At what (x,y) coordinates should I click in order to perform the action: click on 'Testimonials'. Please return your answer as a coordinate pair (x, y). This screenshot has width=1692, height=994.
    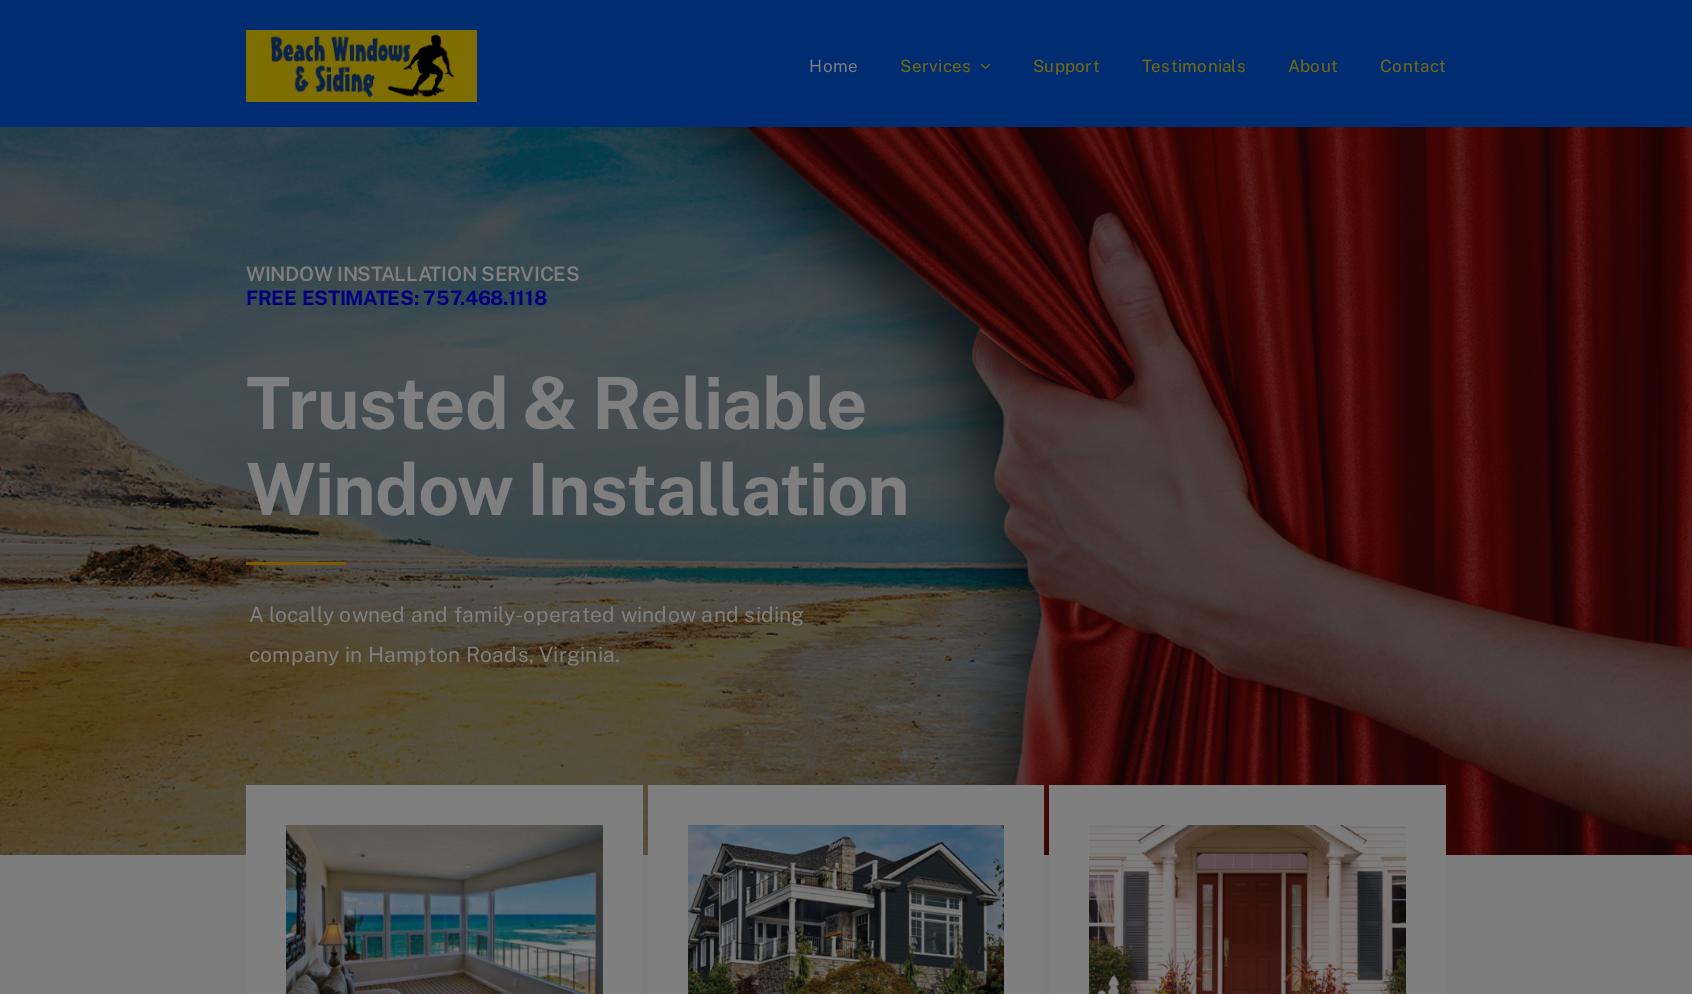
    Looking at the image, I should click on (1139, 64).